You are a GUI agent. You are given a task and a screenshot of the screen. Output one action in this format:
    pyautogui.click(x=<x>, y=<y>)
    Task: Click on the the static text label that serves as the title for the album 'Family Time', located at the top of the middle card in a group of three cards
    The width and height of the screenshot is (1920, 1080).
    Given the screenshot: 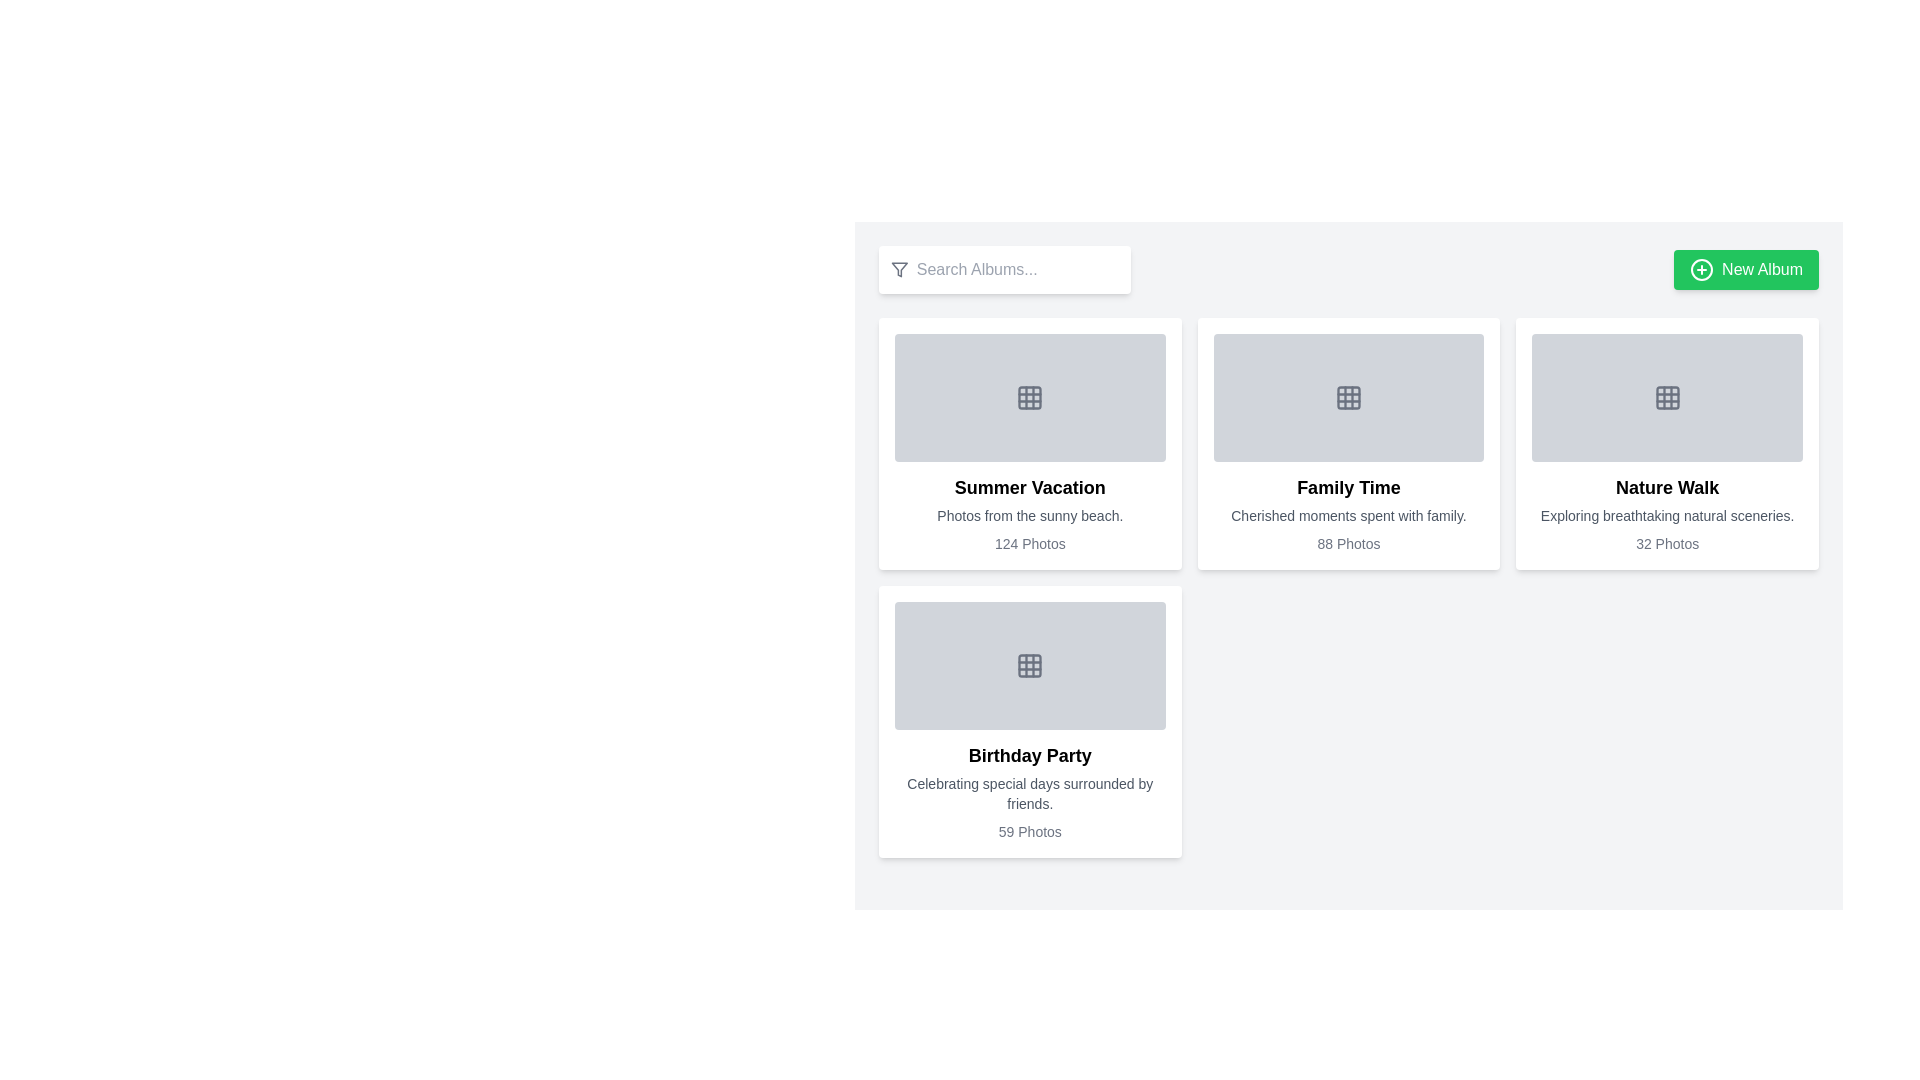 What is the action you would take?
    pyautogui.click(x=1348, y=488)
    